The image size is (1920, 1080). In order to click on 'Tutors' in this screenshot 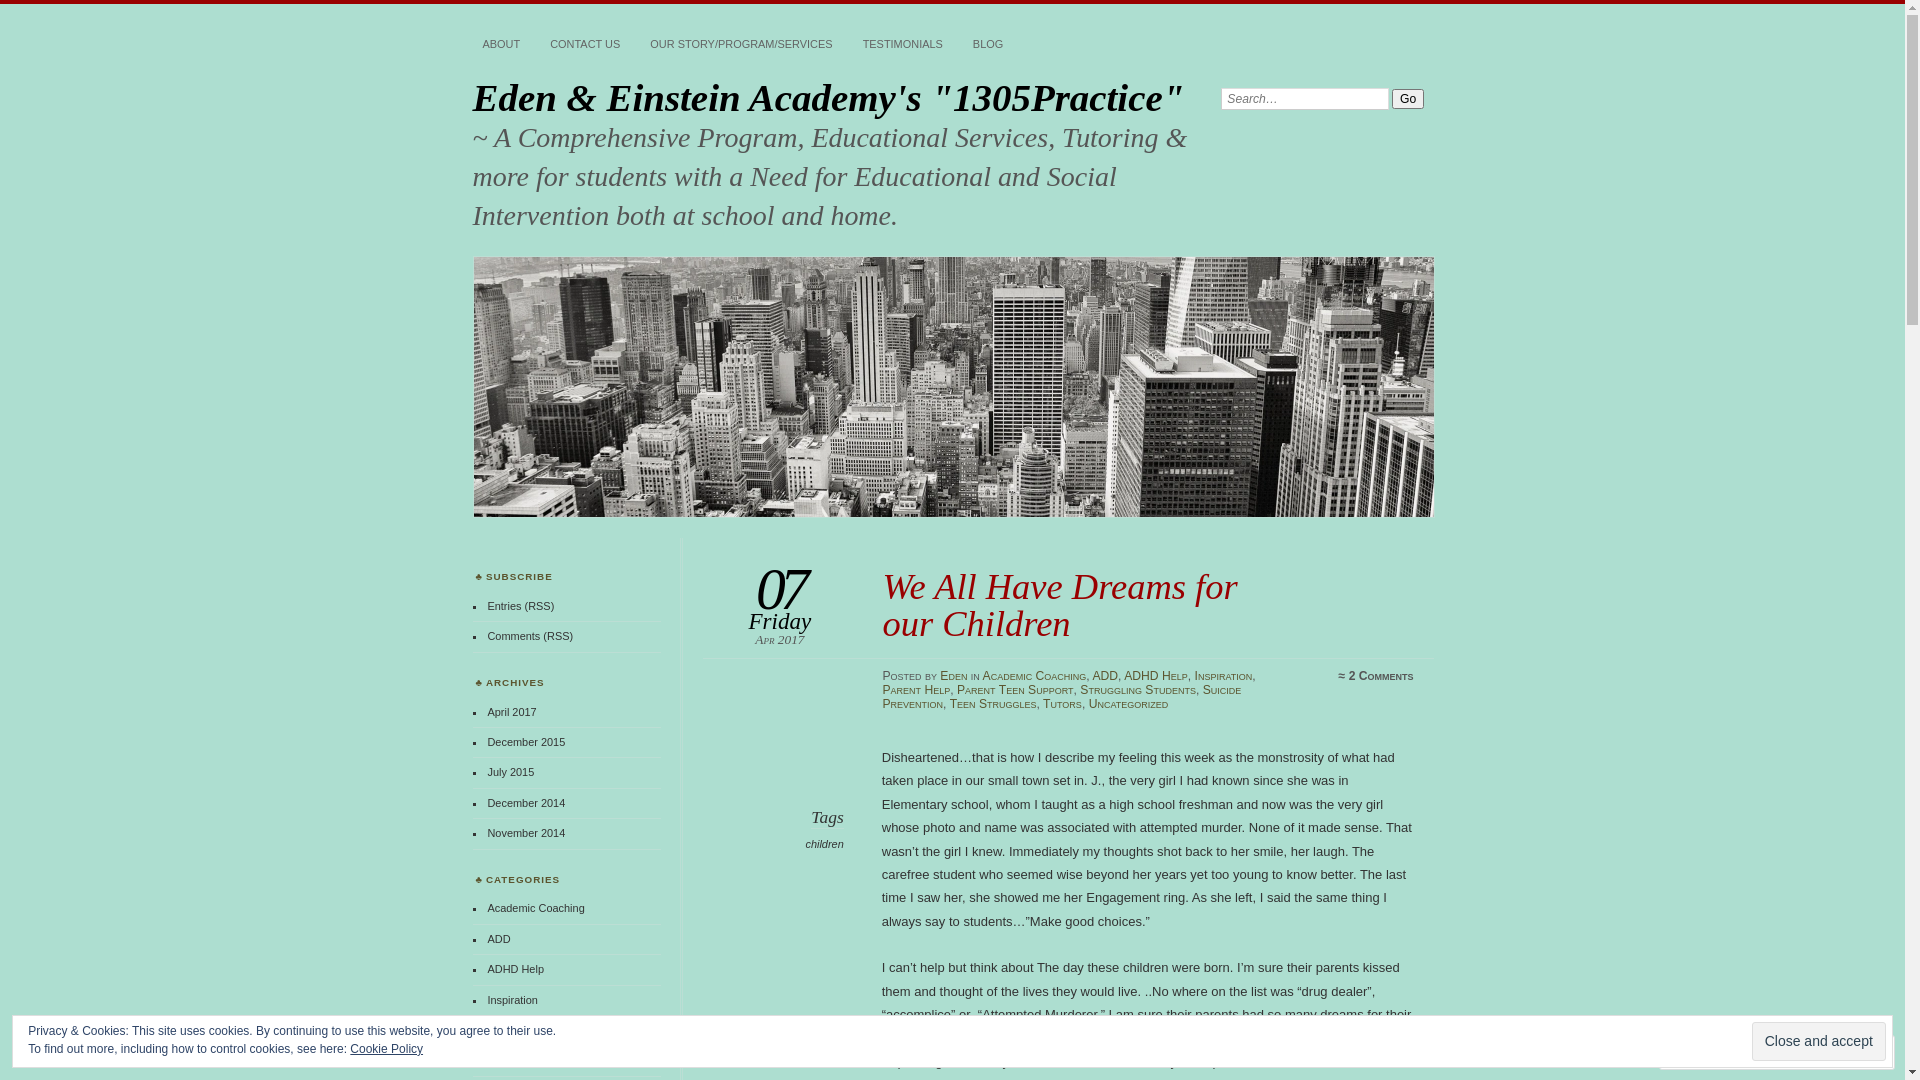, I will do `click(1061, 703)`.